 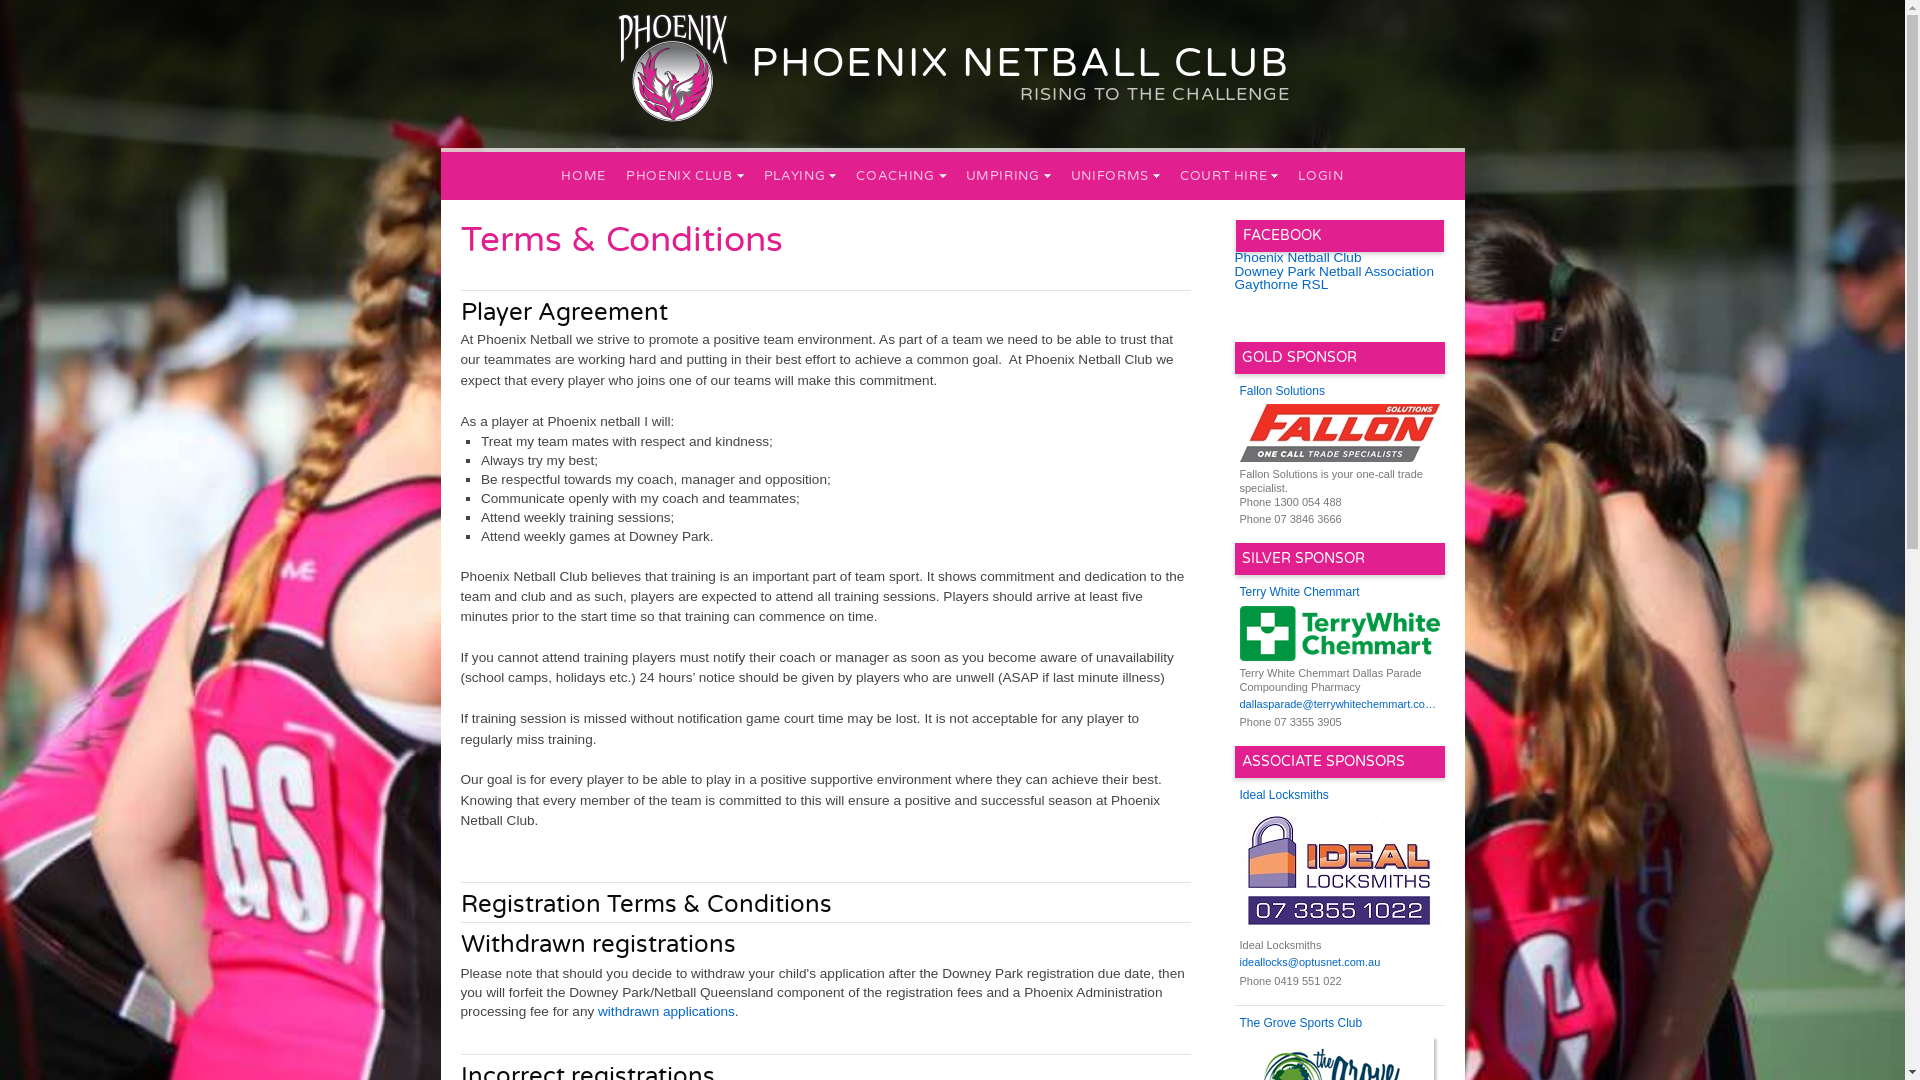 I want to click on 'Gaythorne RSL', so click(x=1281, y=284).